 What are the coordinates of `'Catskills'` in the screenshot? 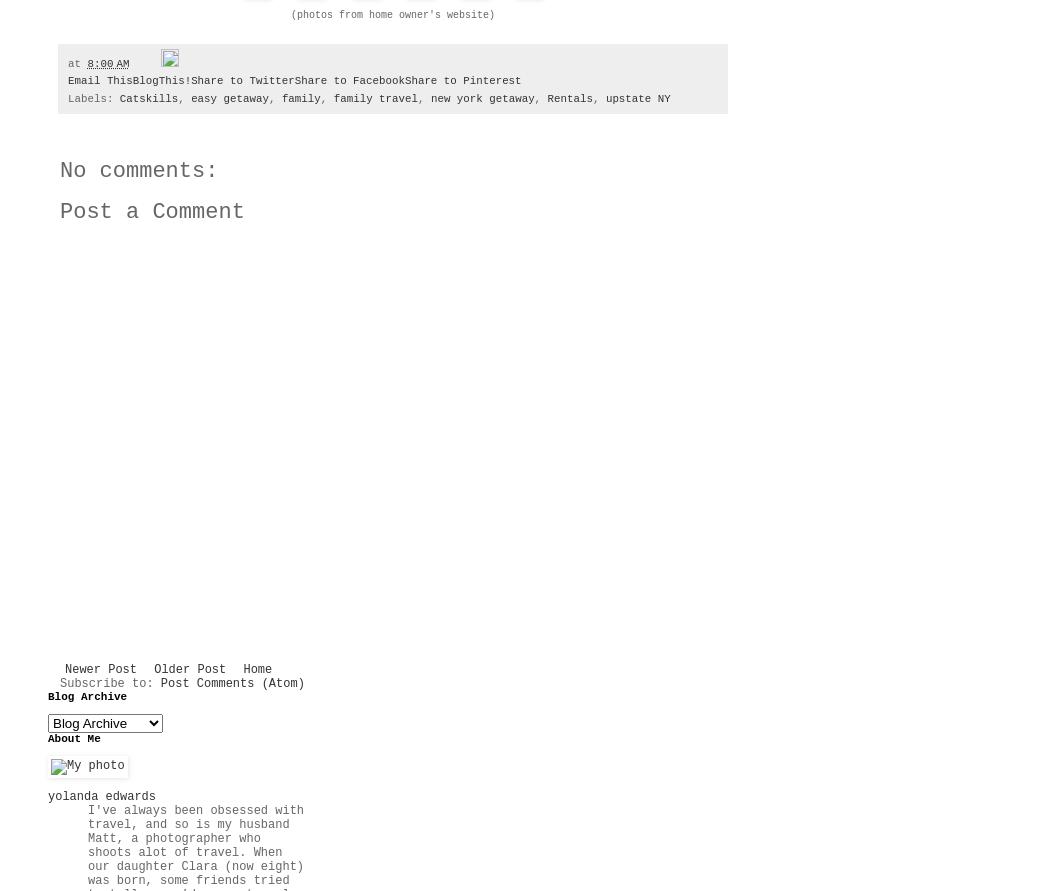 It's located at (117, 97).